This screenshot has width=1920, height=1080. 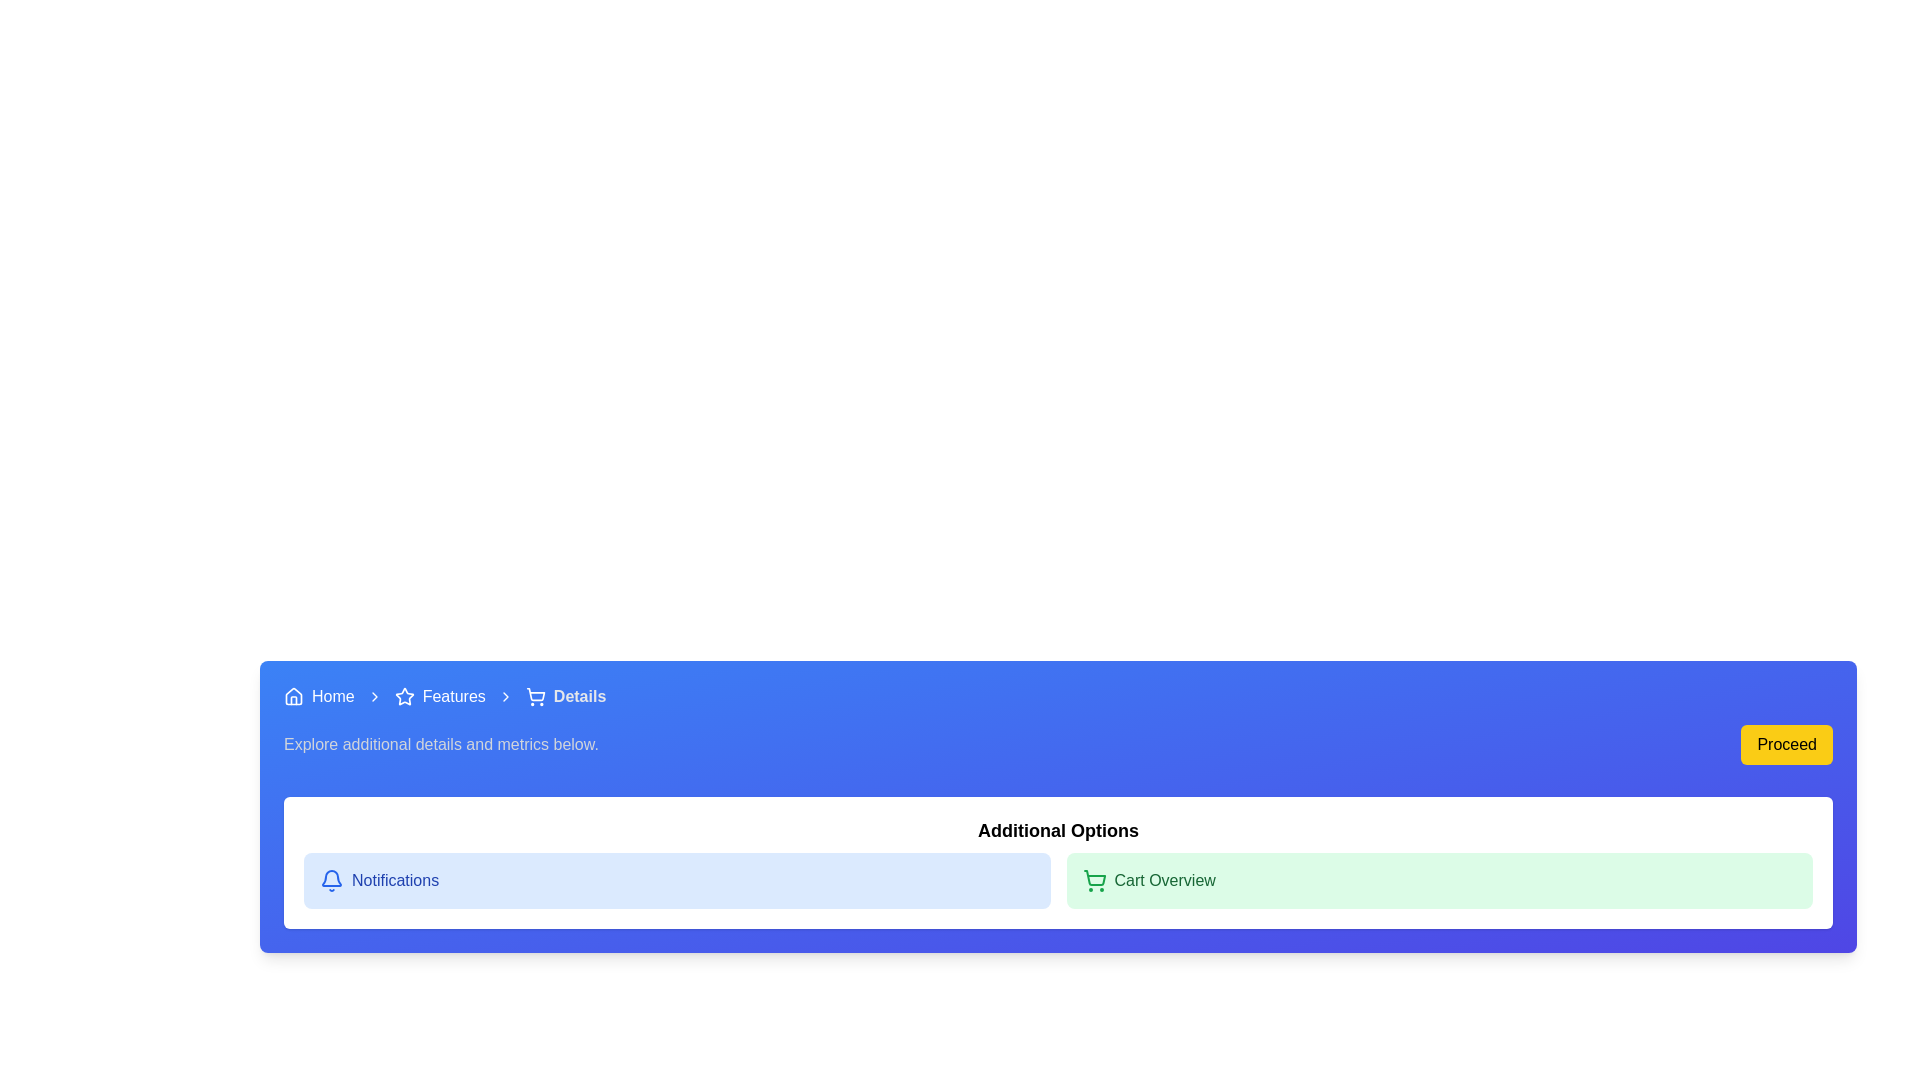 I want to click on the star-shaped icon with a blue background and white border located adjacent to the 'Features' text label in the horizontal navigation bar, so click(x=403, y=696).